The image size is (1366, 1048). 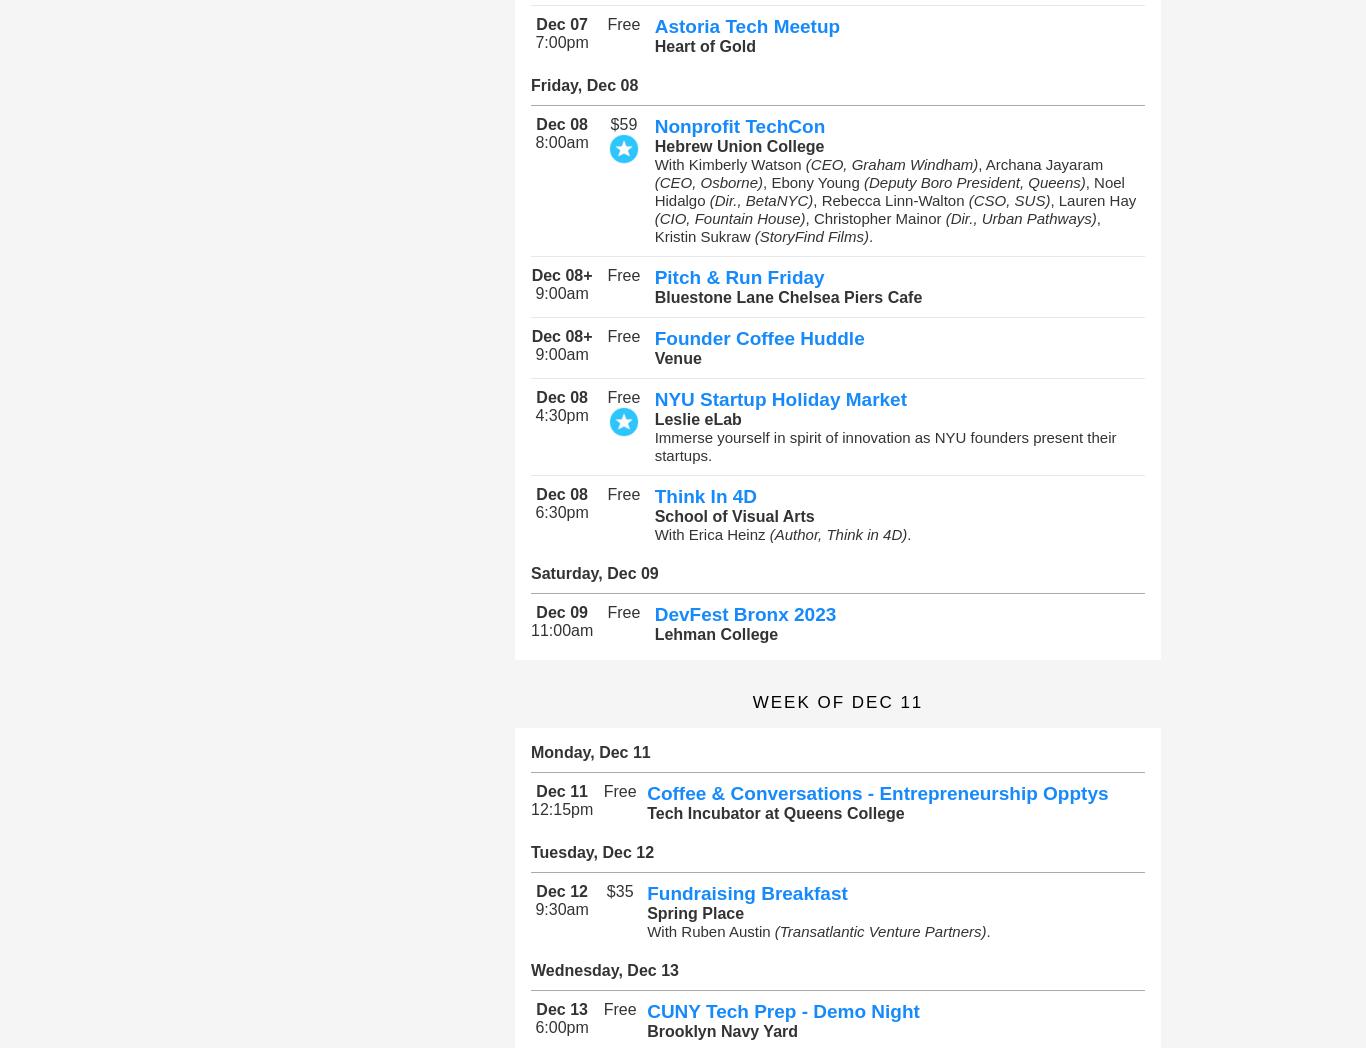 What do you see at coordinates (722, 1031) in the screenshot?
I see `'Brooklyn Navy Yard'` at bounding box center [722, 1031].